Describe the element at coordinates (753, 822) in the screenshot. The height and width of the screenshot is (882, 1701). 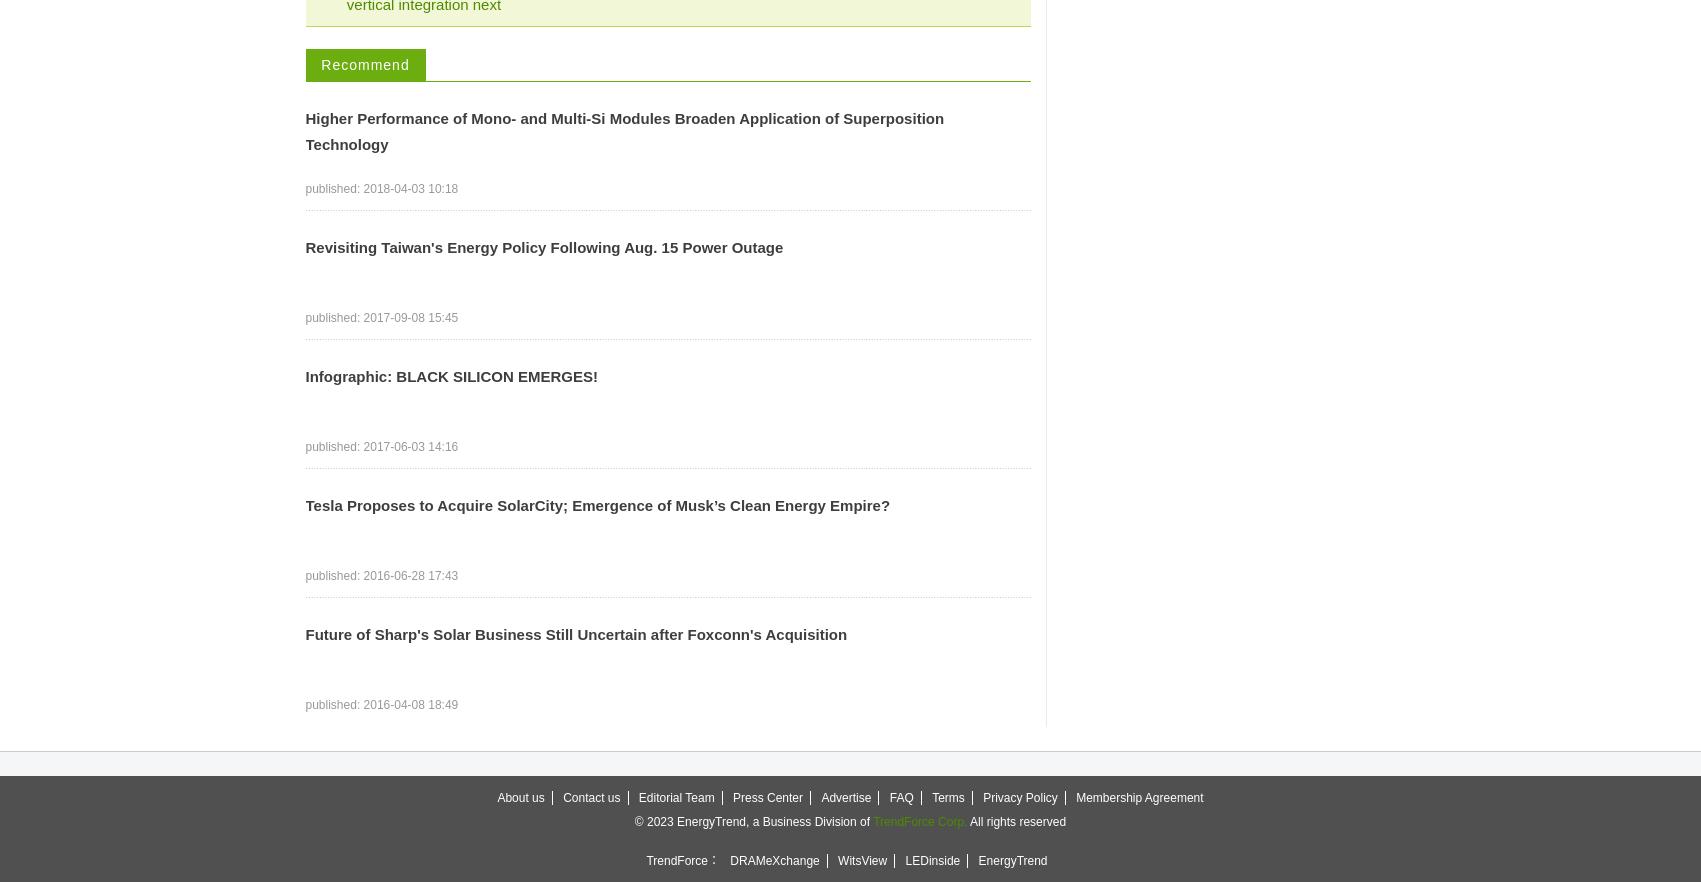
I see `'© 2023 EnergyTrend, a Business Division of'` at that location.